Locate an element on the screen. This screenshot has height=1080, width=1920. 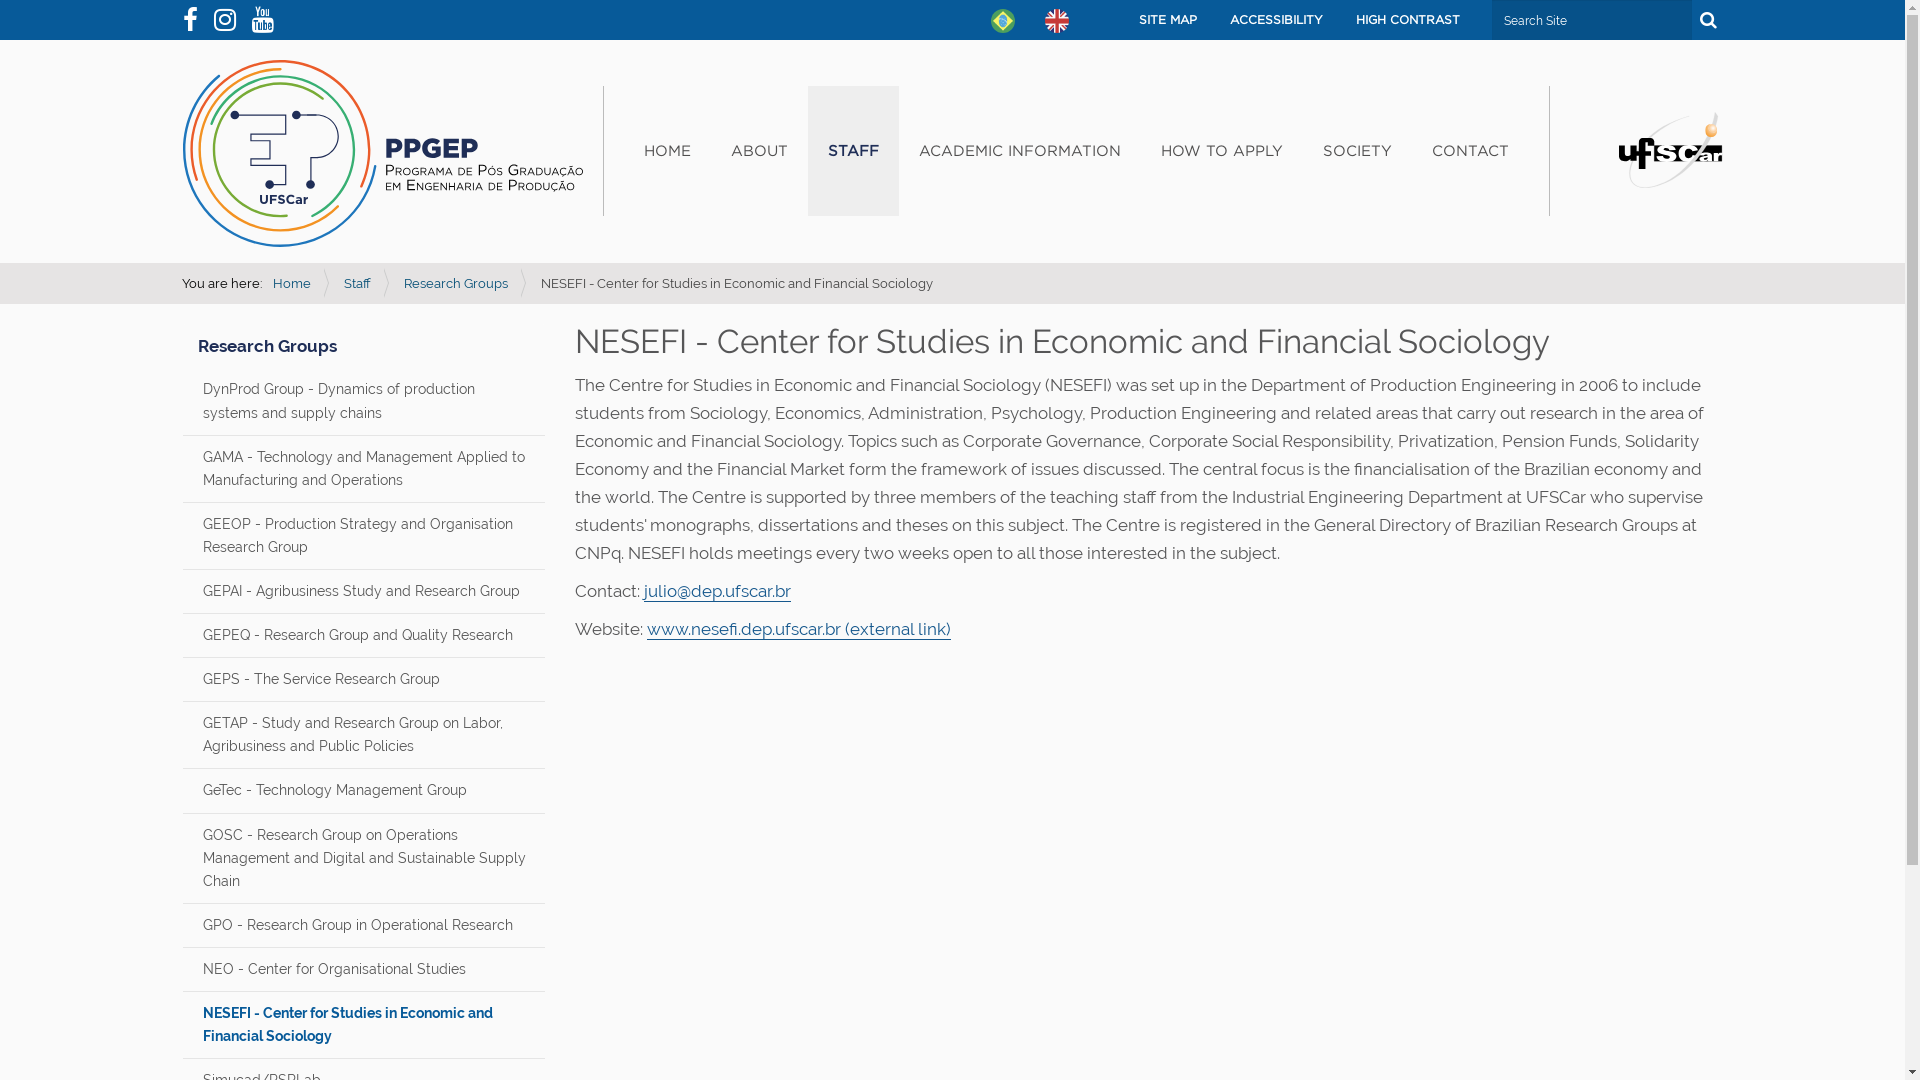
'SITE MAP' is located at coordinates (1166, 19).